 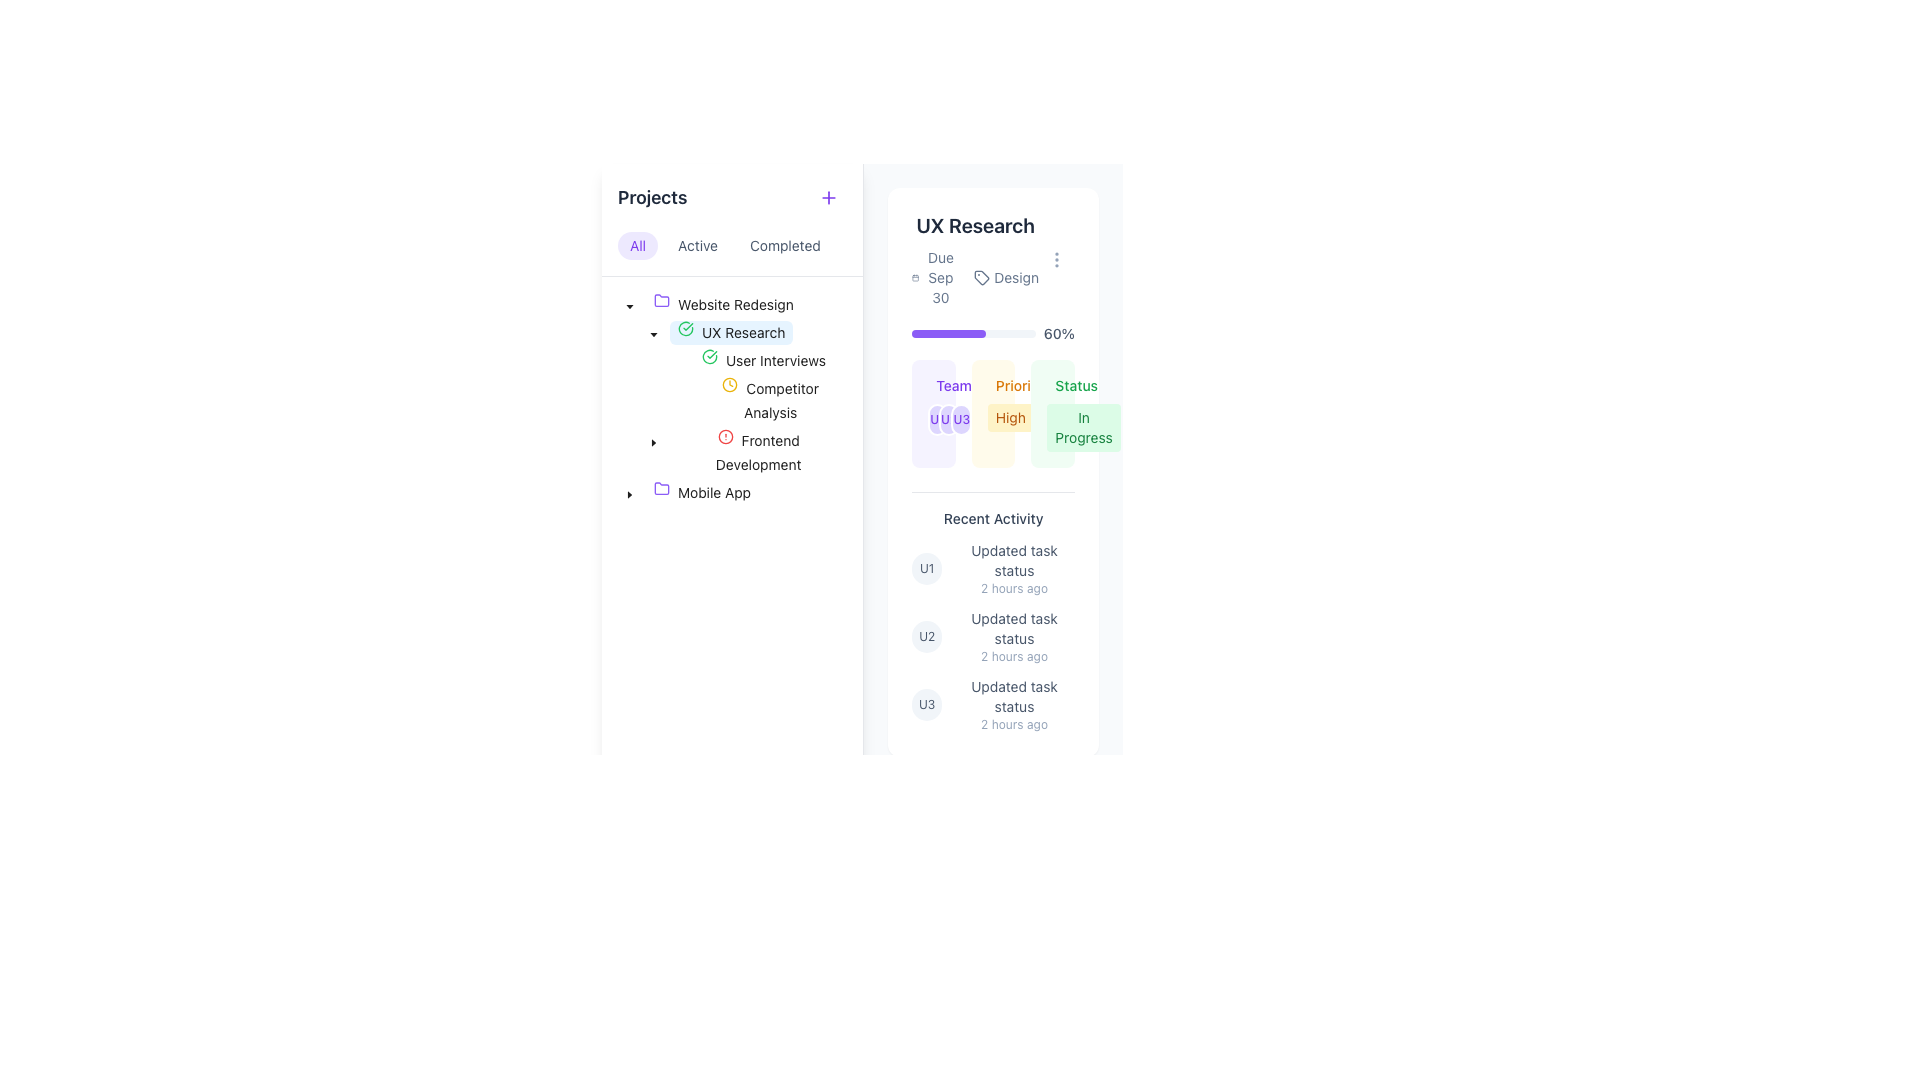 I want to click on the left circular portion of the checkmark icon indicating the positive status of the 'UX Research' project in the 'Projects' section, so click(x=686, y=327).